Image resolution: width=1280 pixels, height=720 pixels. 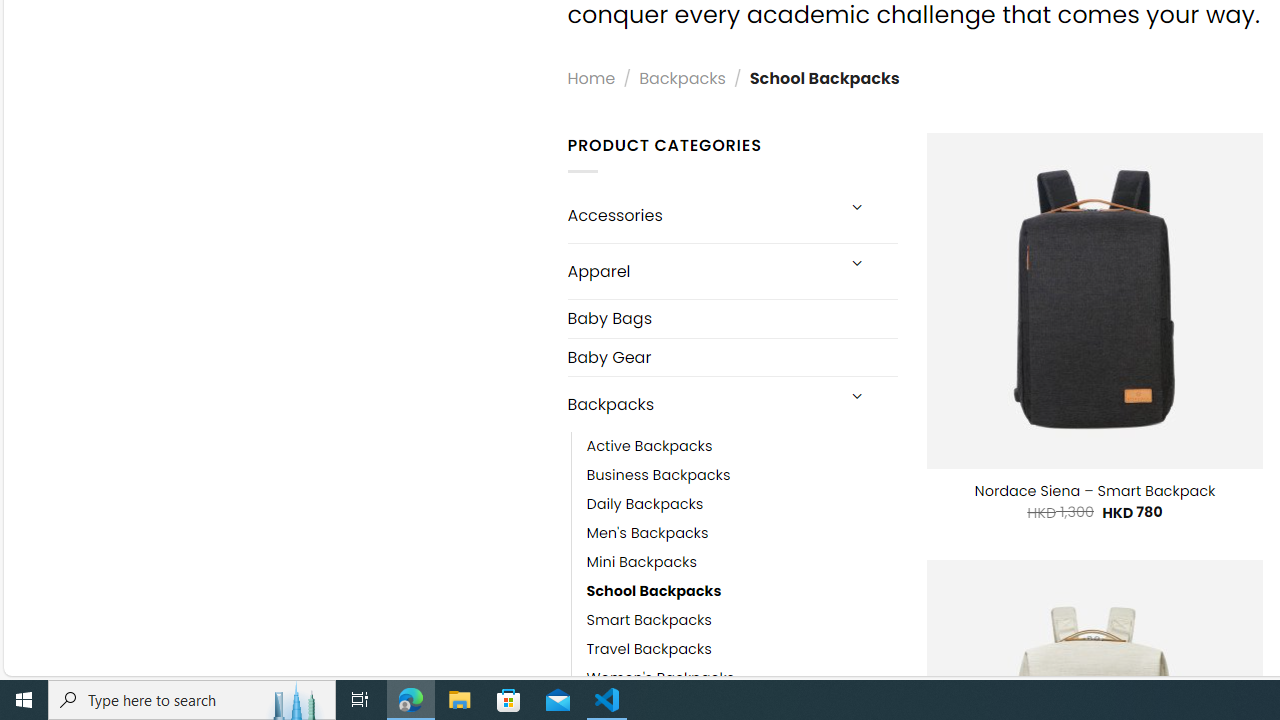 What do you see at coordinates (741, 677) in the screenshot?
I see `'Women'` at bounding box center [741, 677].